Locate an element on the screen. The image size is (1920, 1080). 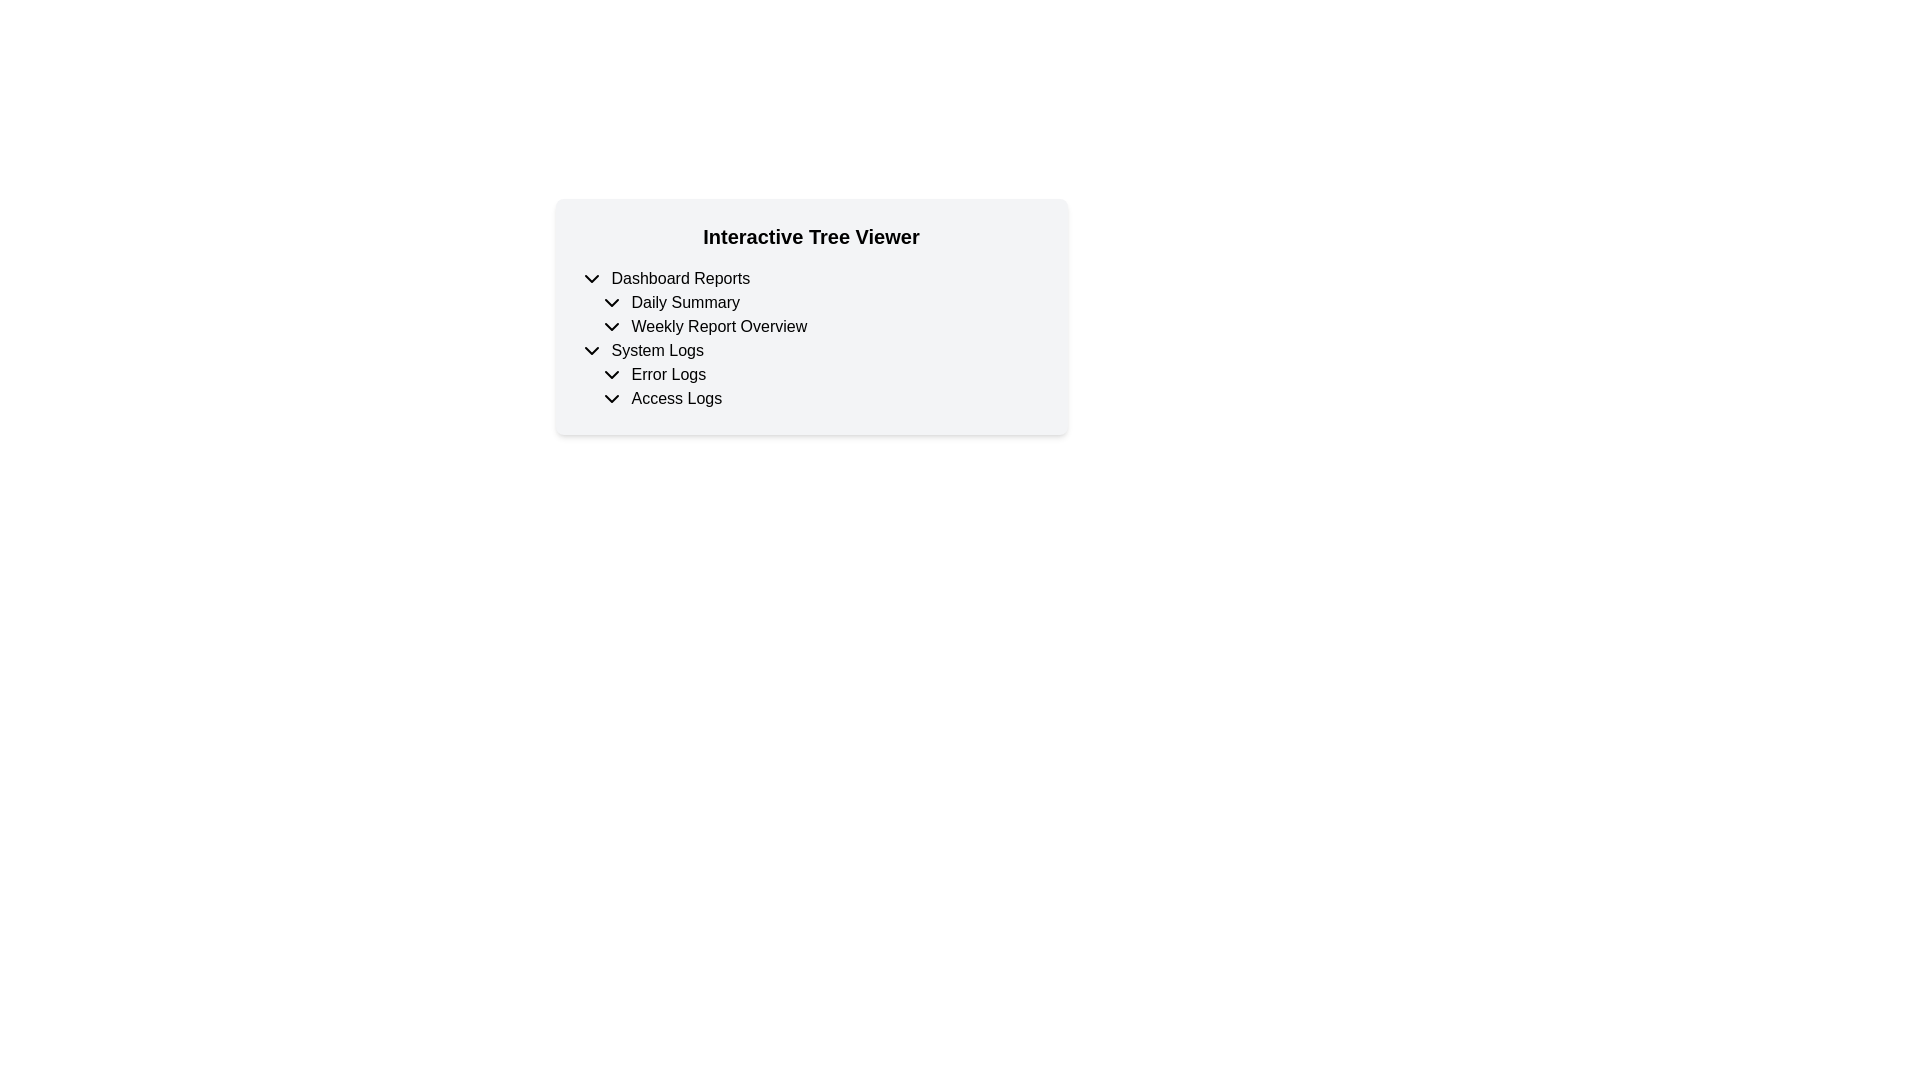
the SVG Icon located to the left of the 'Daily Summary' text label is located at coordinates (610, 303).